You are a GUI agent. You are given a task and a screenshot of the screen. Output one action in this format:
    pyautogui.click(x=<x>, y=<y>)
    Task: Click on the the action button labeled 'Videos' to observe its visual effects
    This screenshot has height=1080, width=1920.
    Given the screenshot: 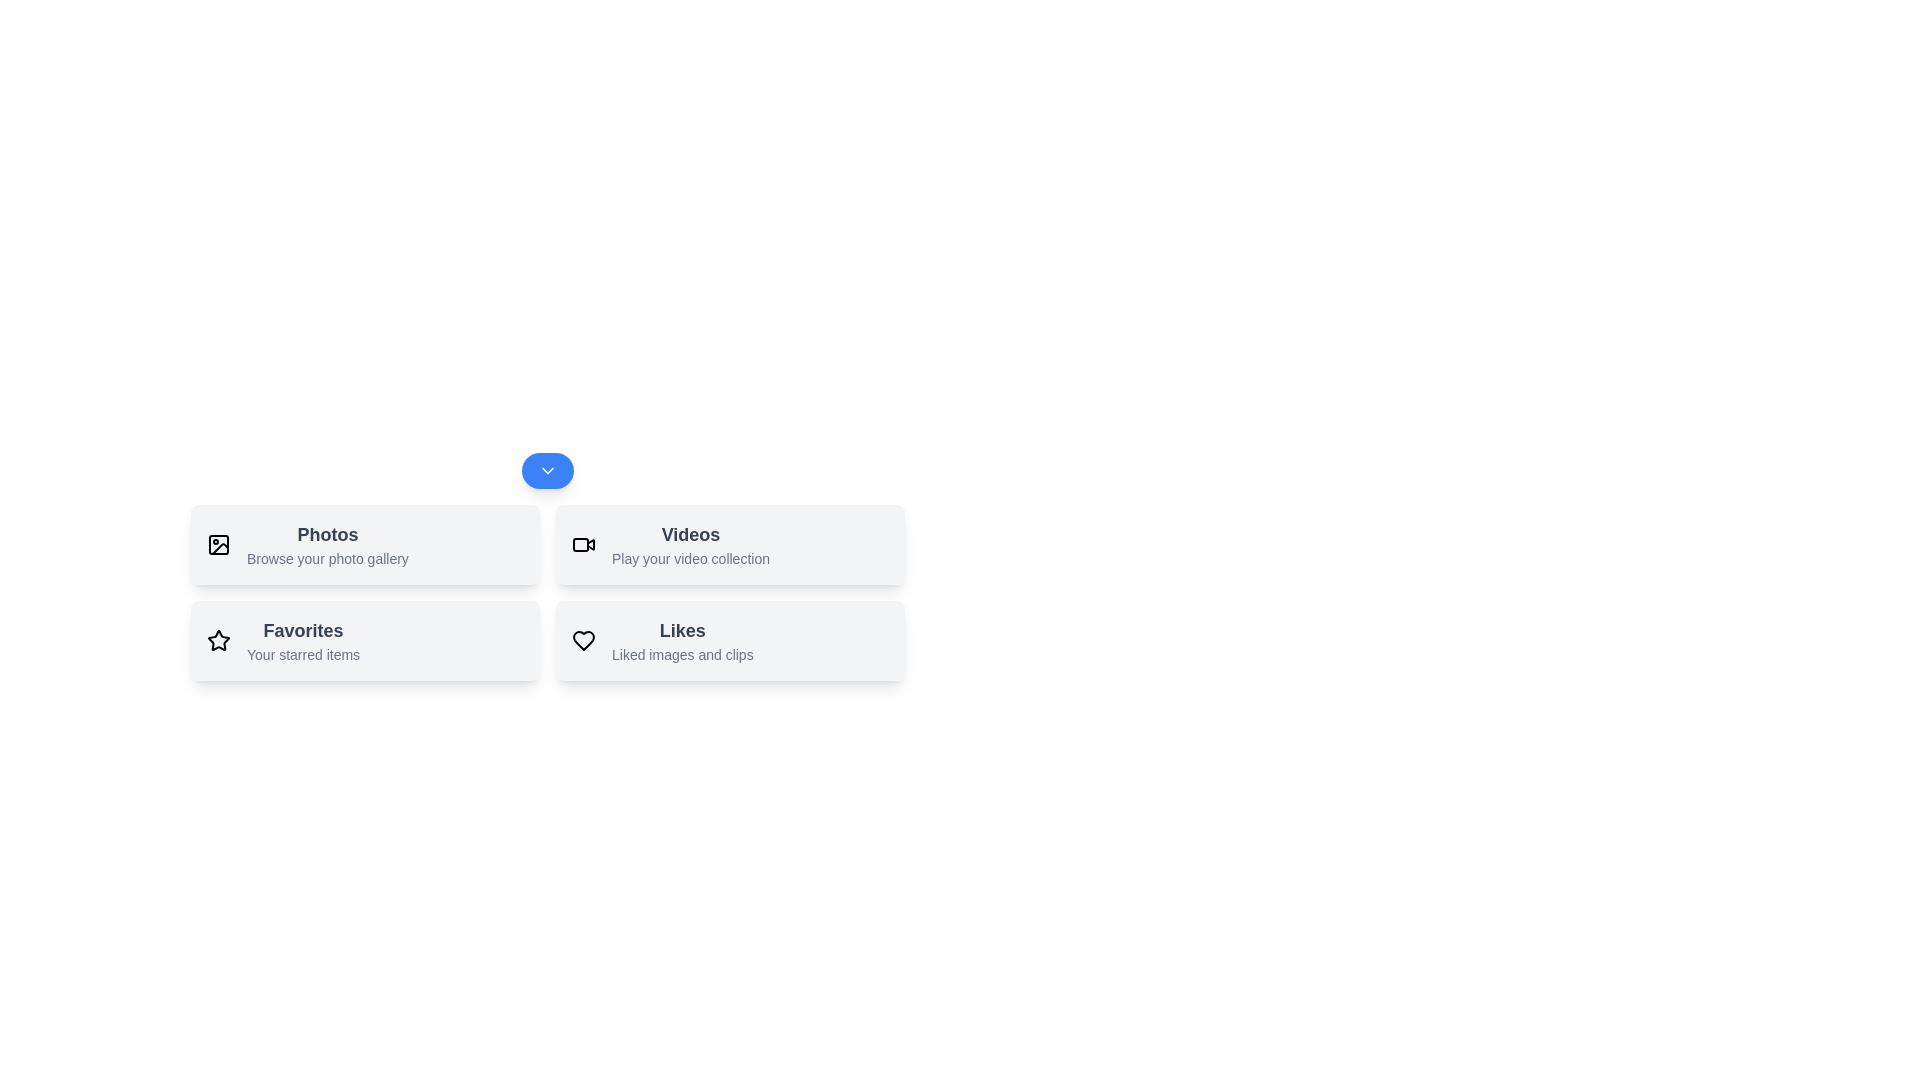 What is the action you would take?
    pyautogui.click(x=729, y=544)
    